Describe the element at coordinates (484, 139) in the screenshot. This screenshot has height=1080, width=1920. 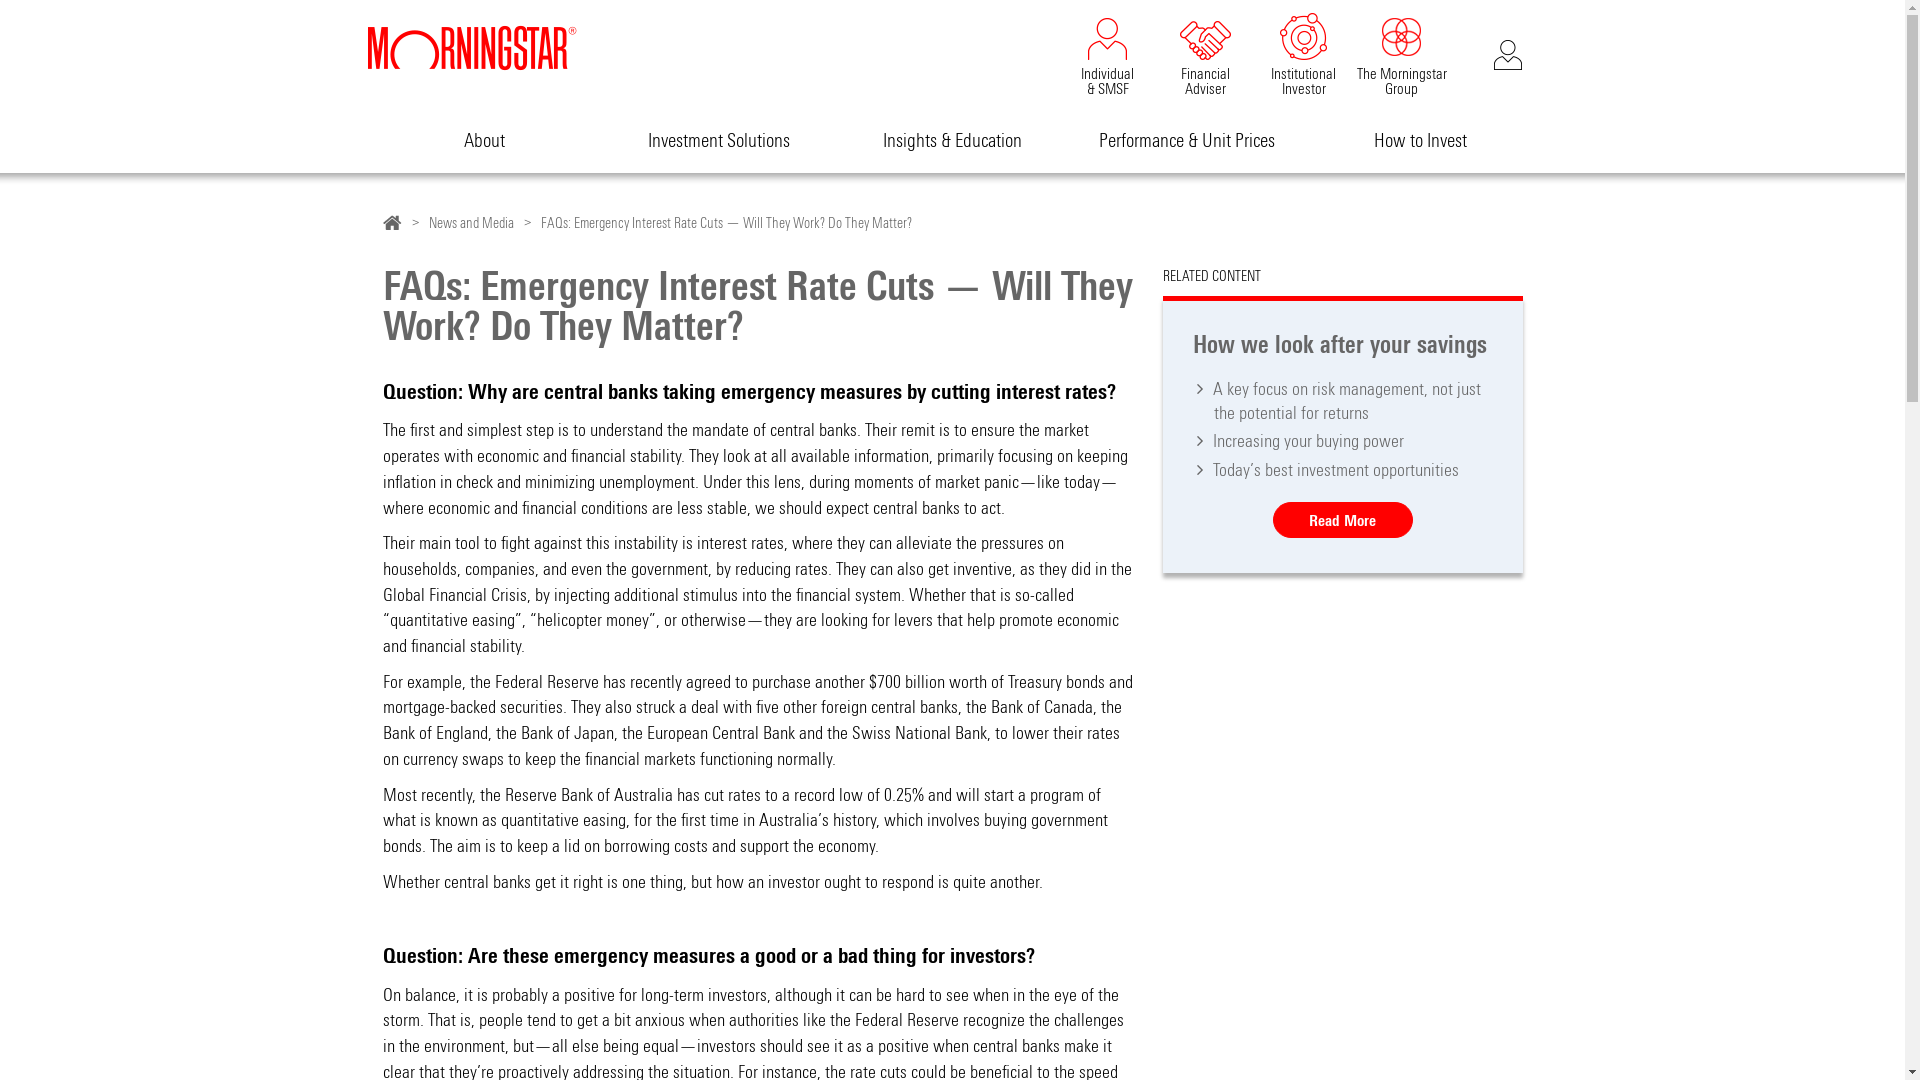
I see `'About'` at that location.